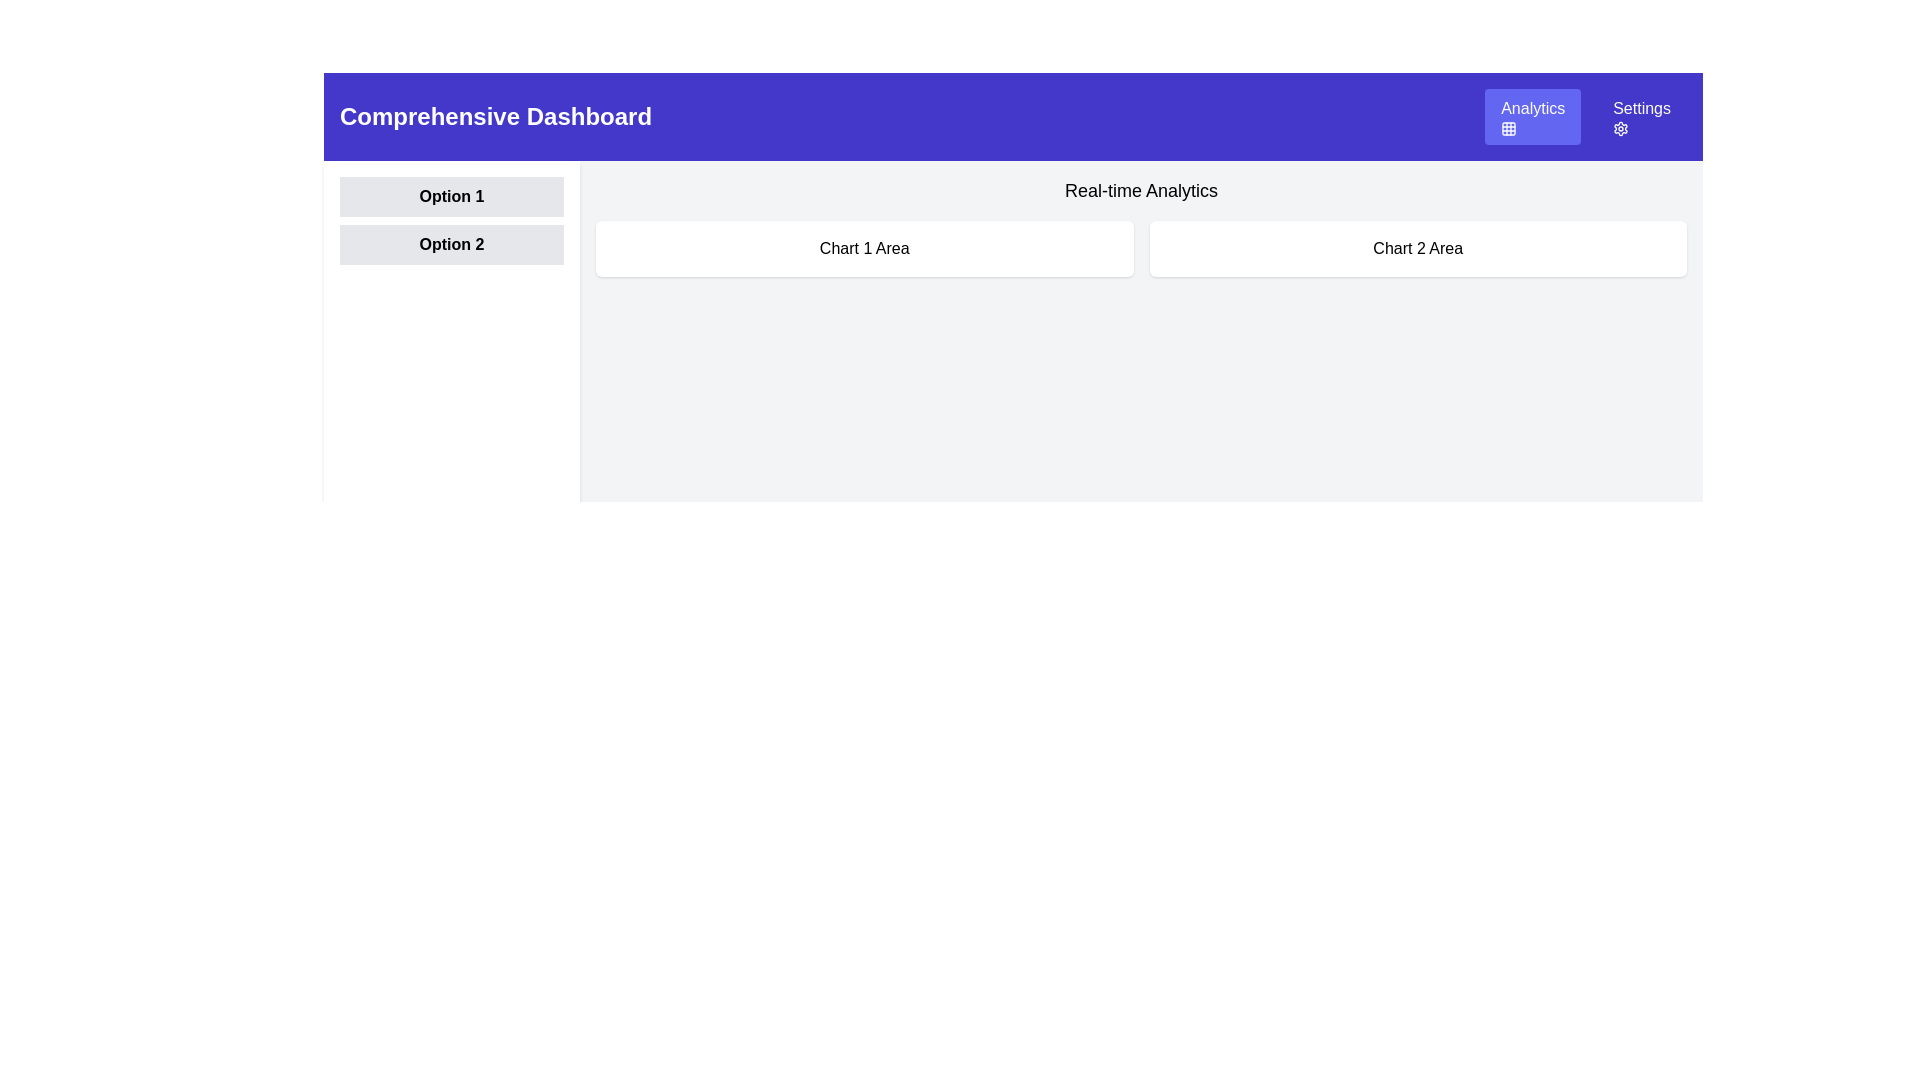  I want to click on the button labeled 'Option 2', which is the second button in a vertical list with a light gray background and black text, so click(450, 244).